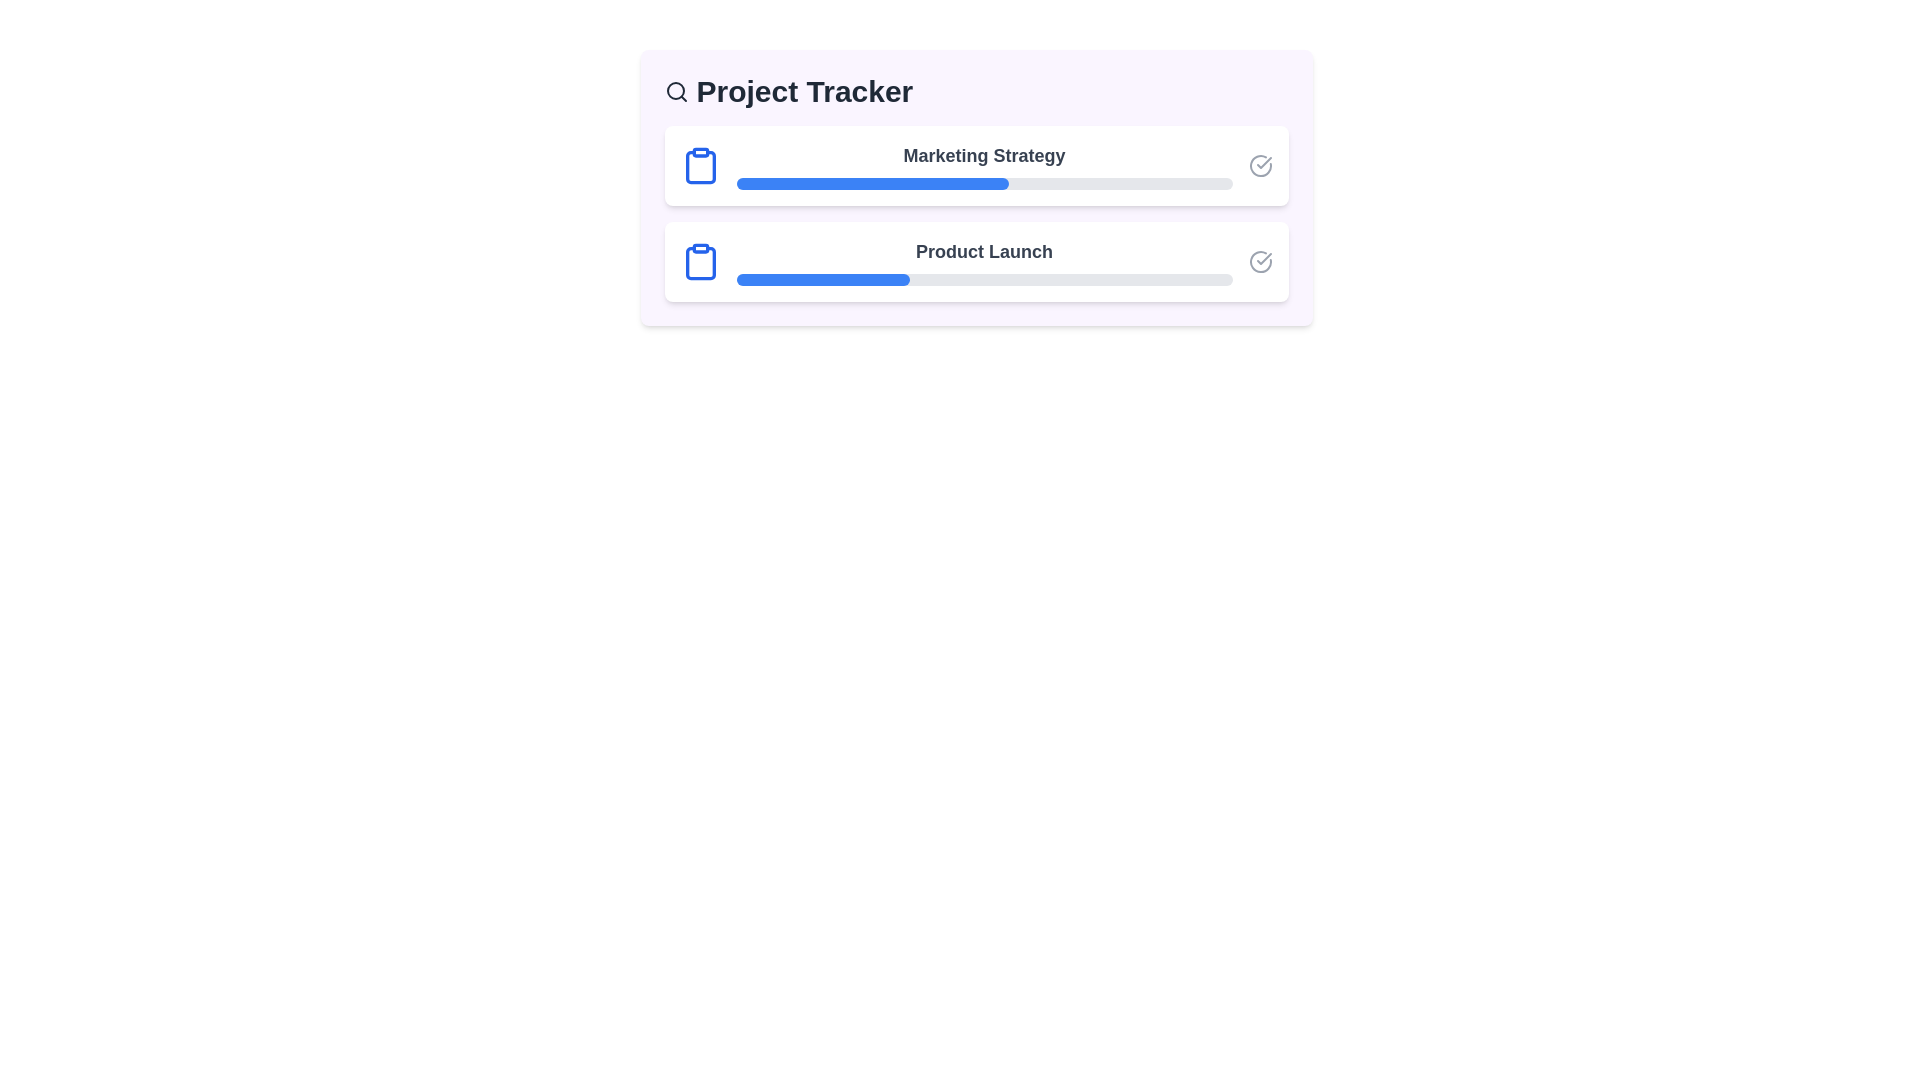  Describe the element at coordinates (976, 261) in the screenshot. I see `the project title Product Launch` at that location.